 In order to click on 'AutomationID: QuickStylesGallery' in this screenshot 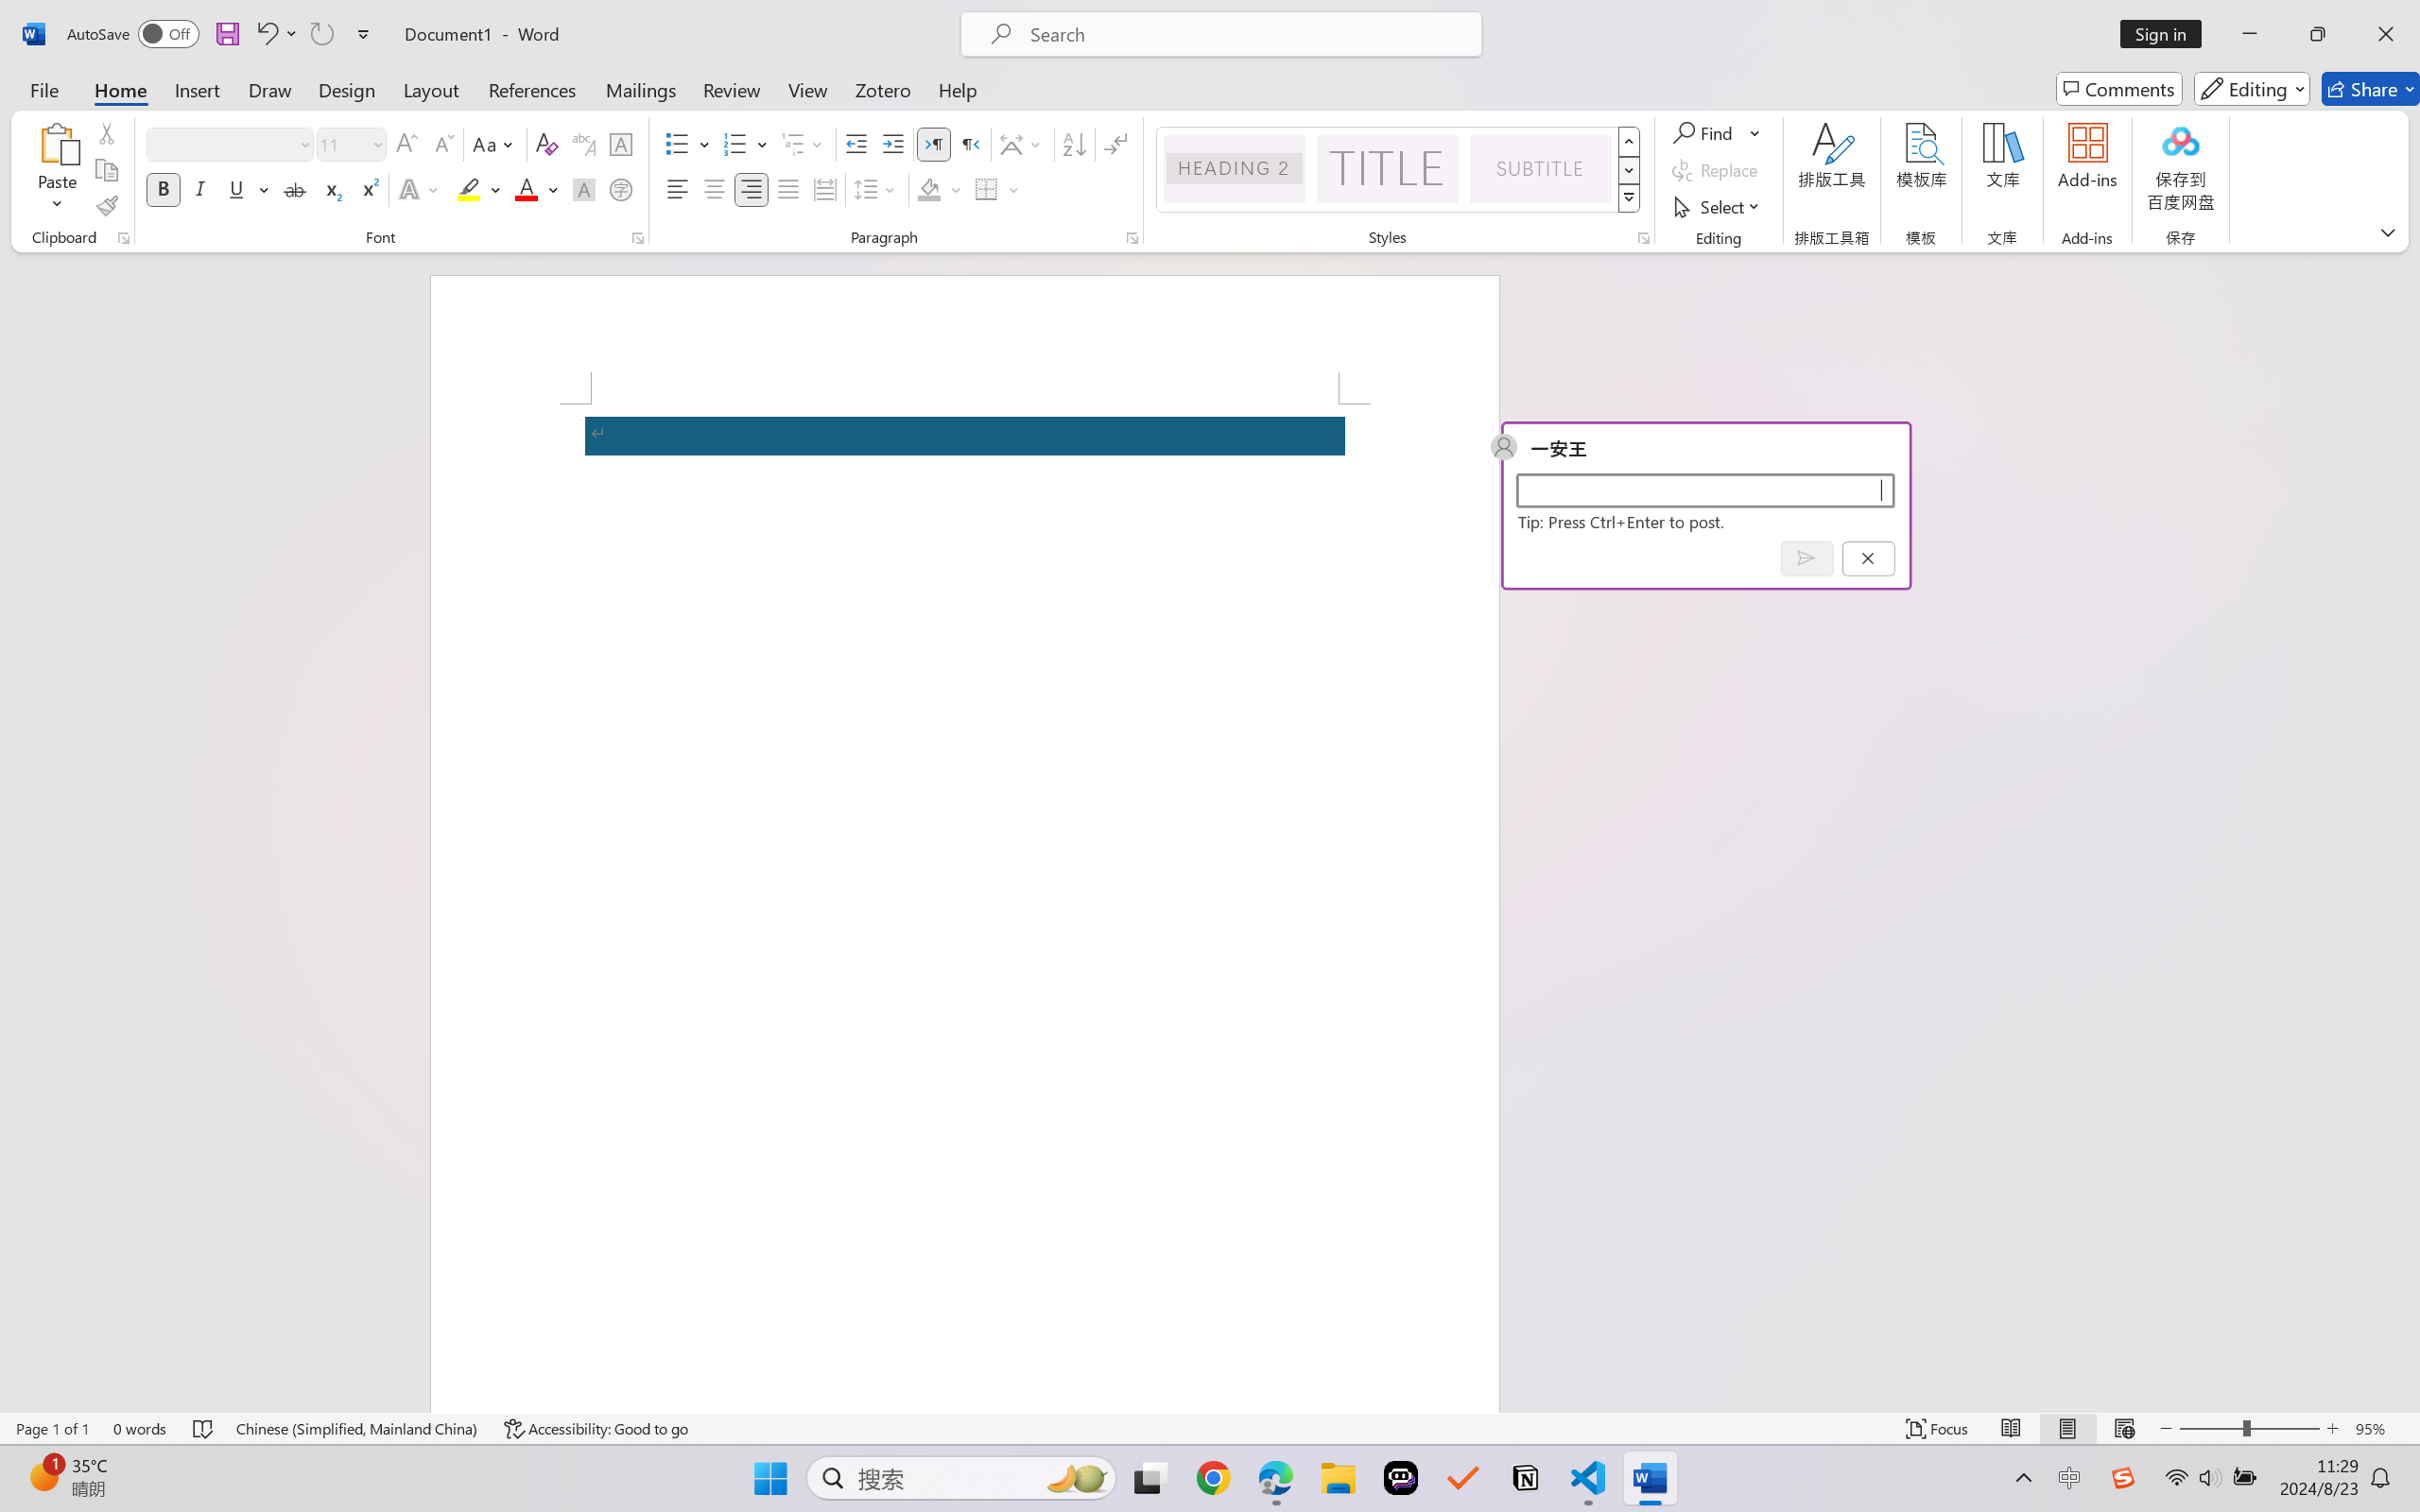, I will do `click(1397, 170)`.